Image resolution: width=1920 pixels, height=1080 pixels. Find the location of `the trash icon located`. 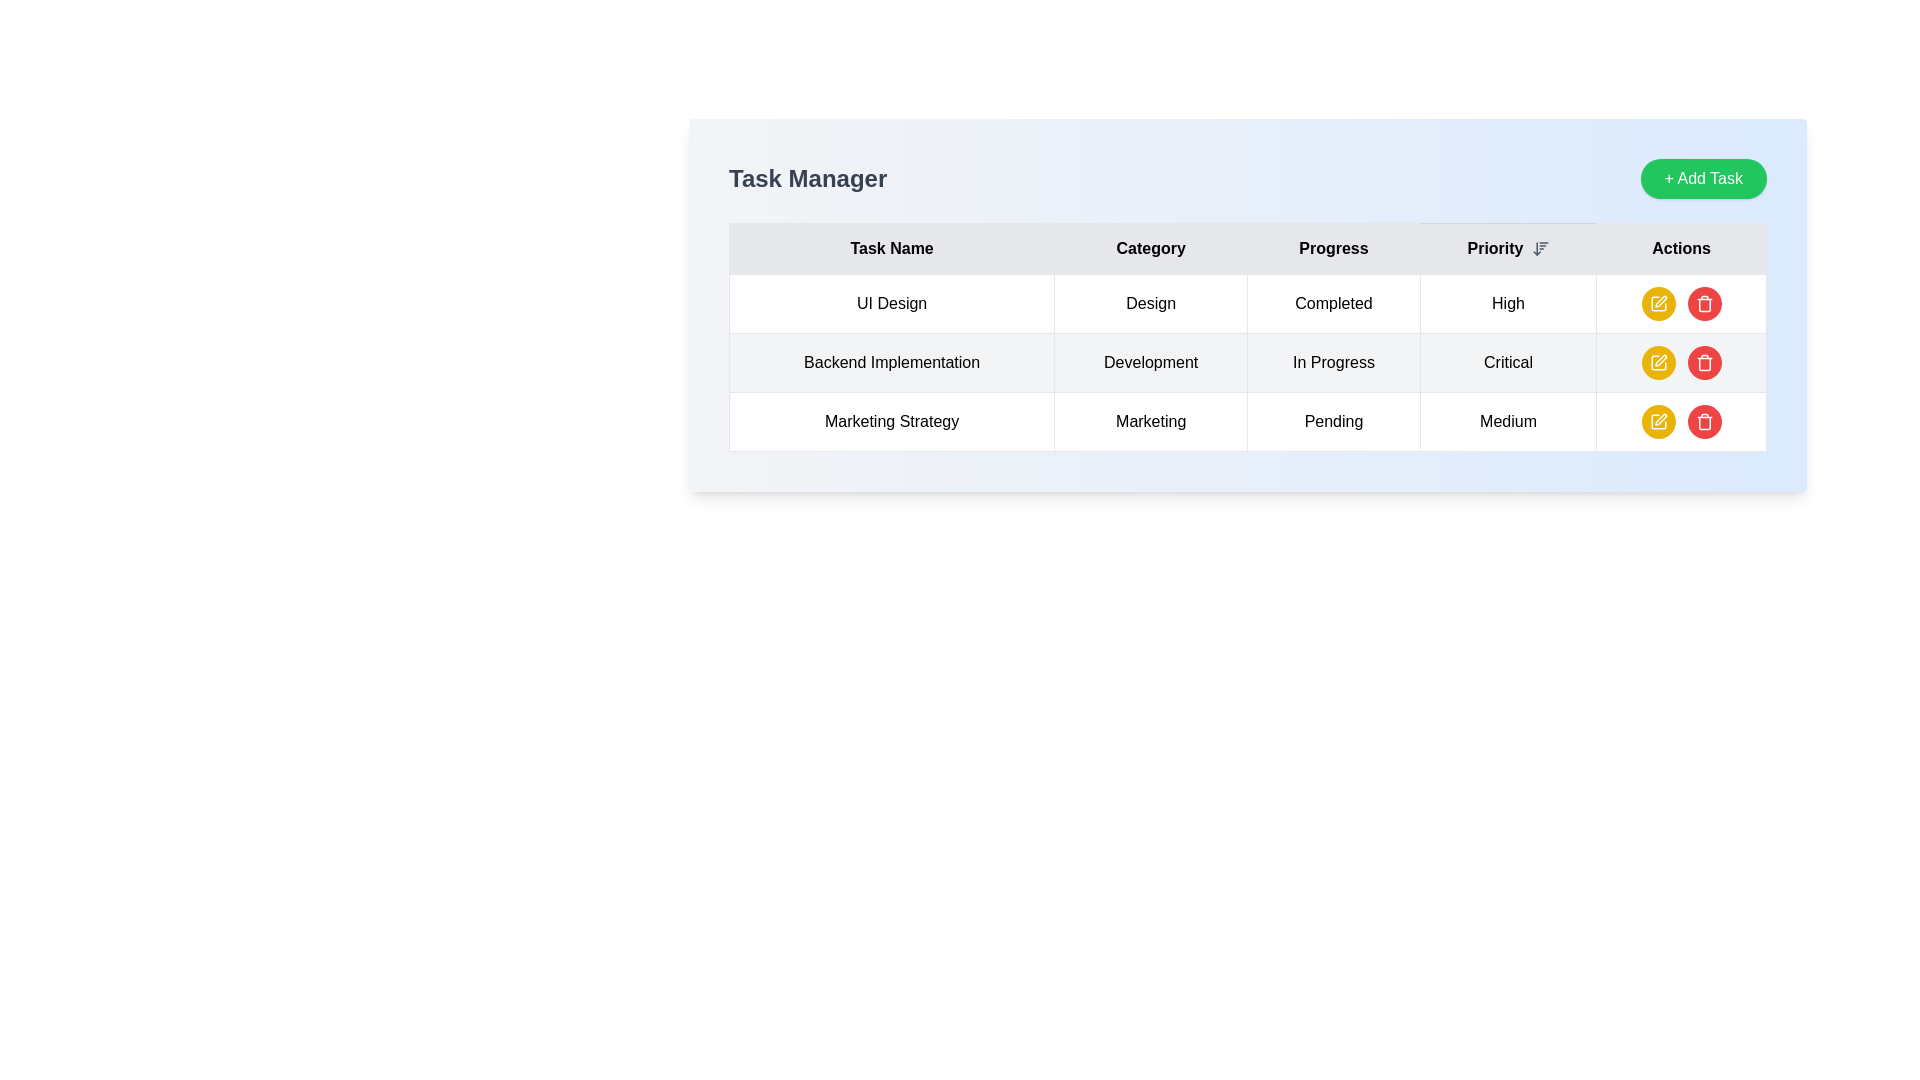

the trash icon located is located at coordinates (1703, 422).